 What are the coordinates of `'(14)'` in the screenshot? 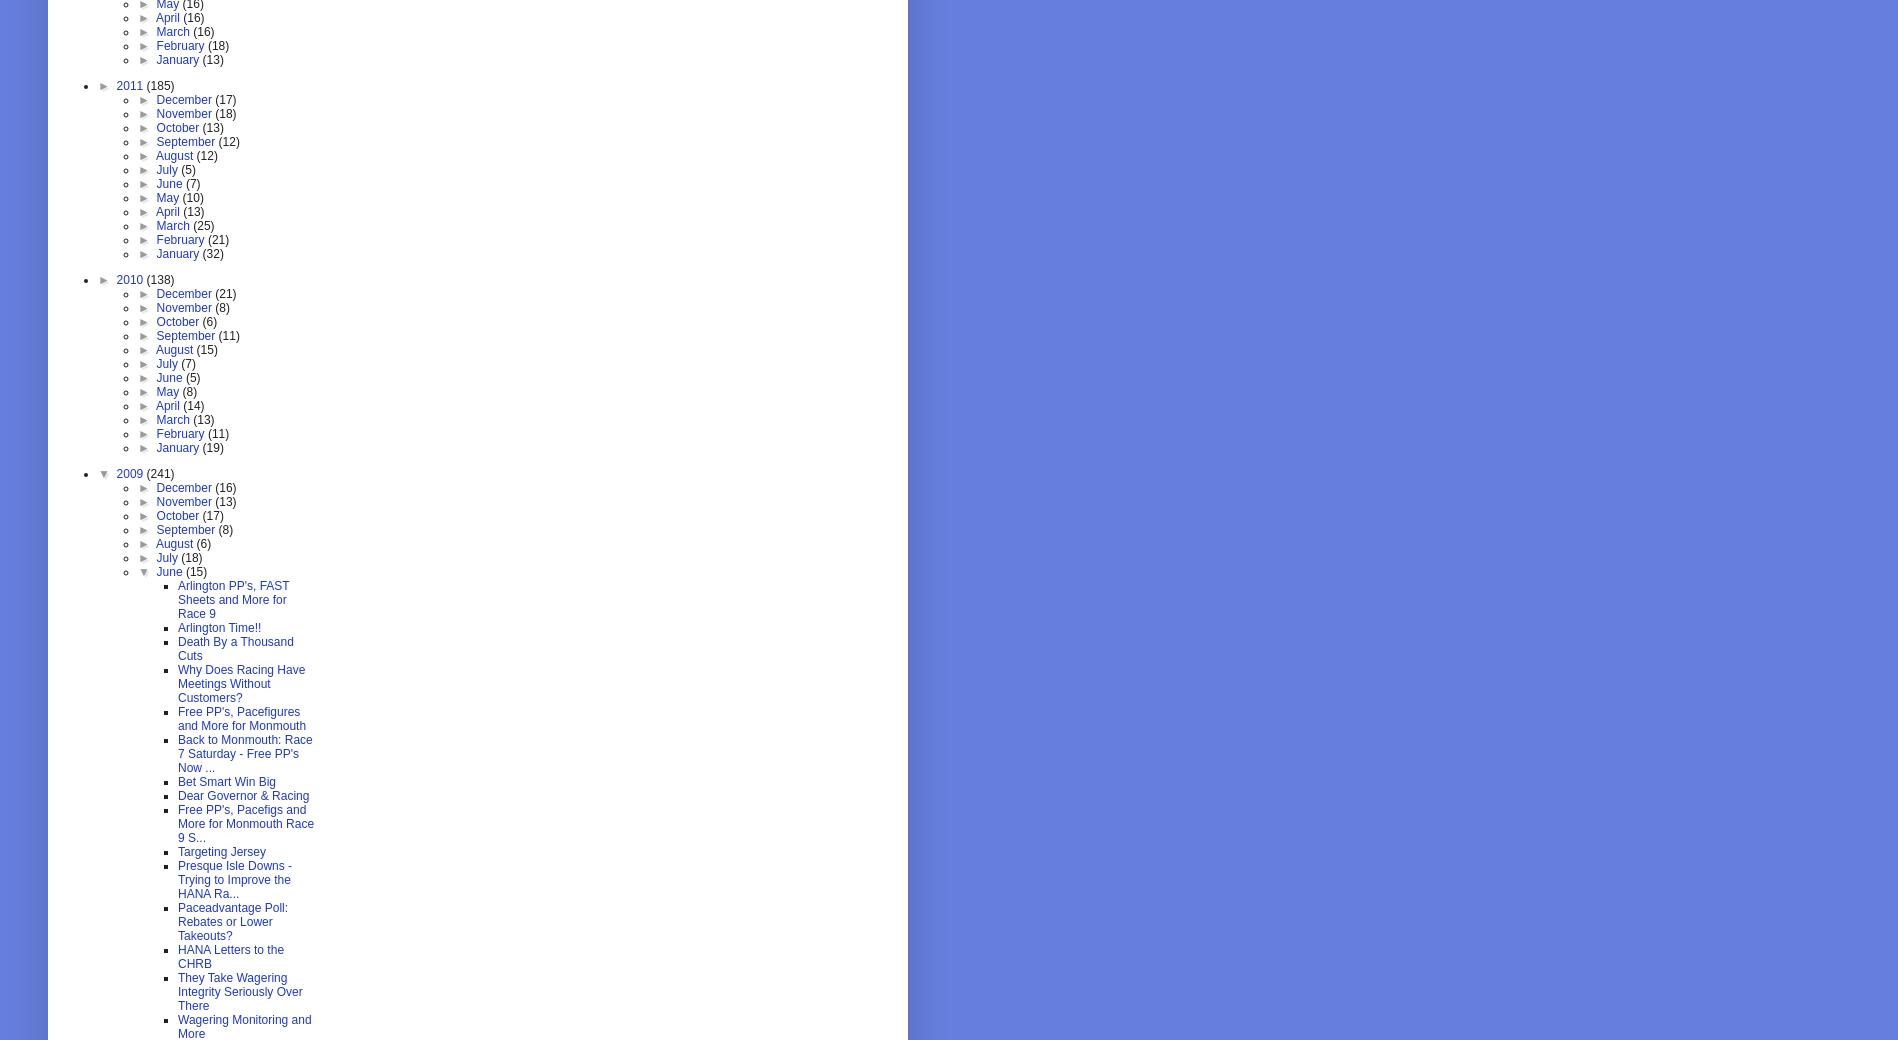 It's located at (181, 406).